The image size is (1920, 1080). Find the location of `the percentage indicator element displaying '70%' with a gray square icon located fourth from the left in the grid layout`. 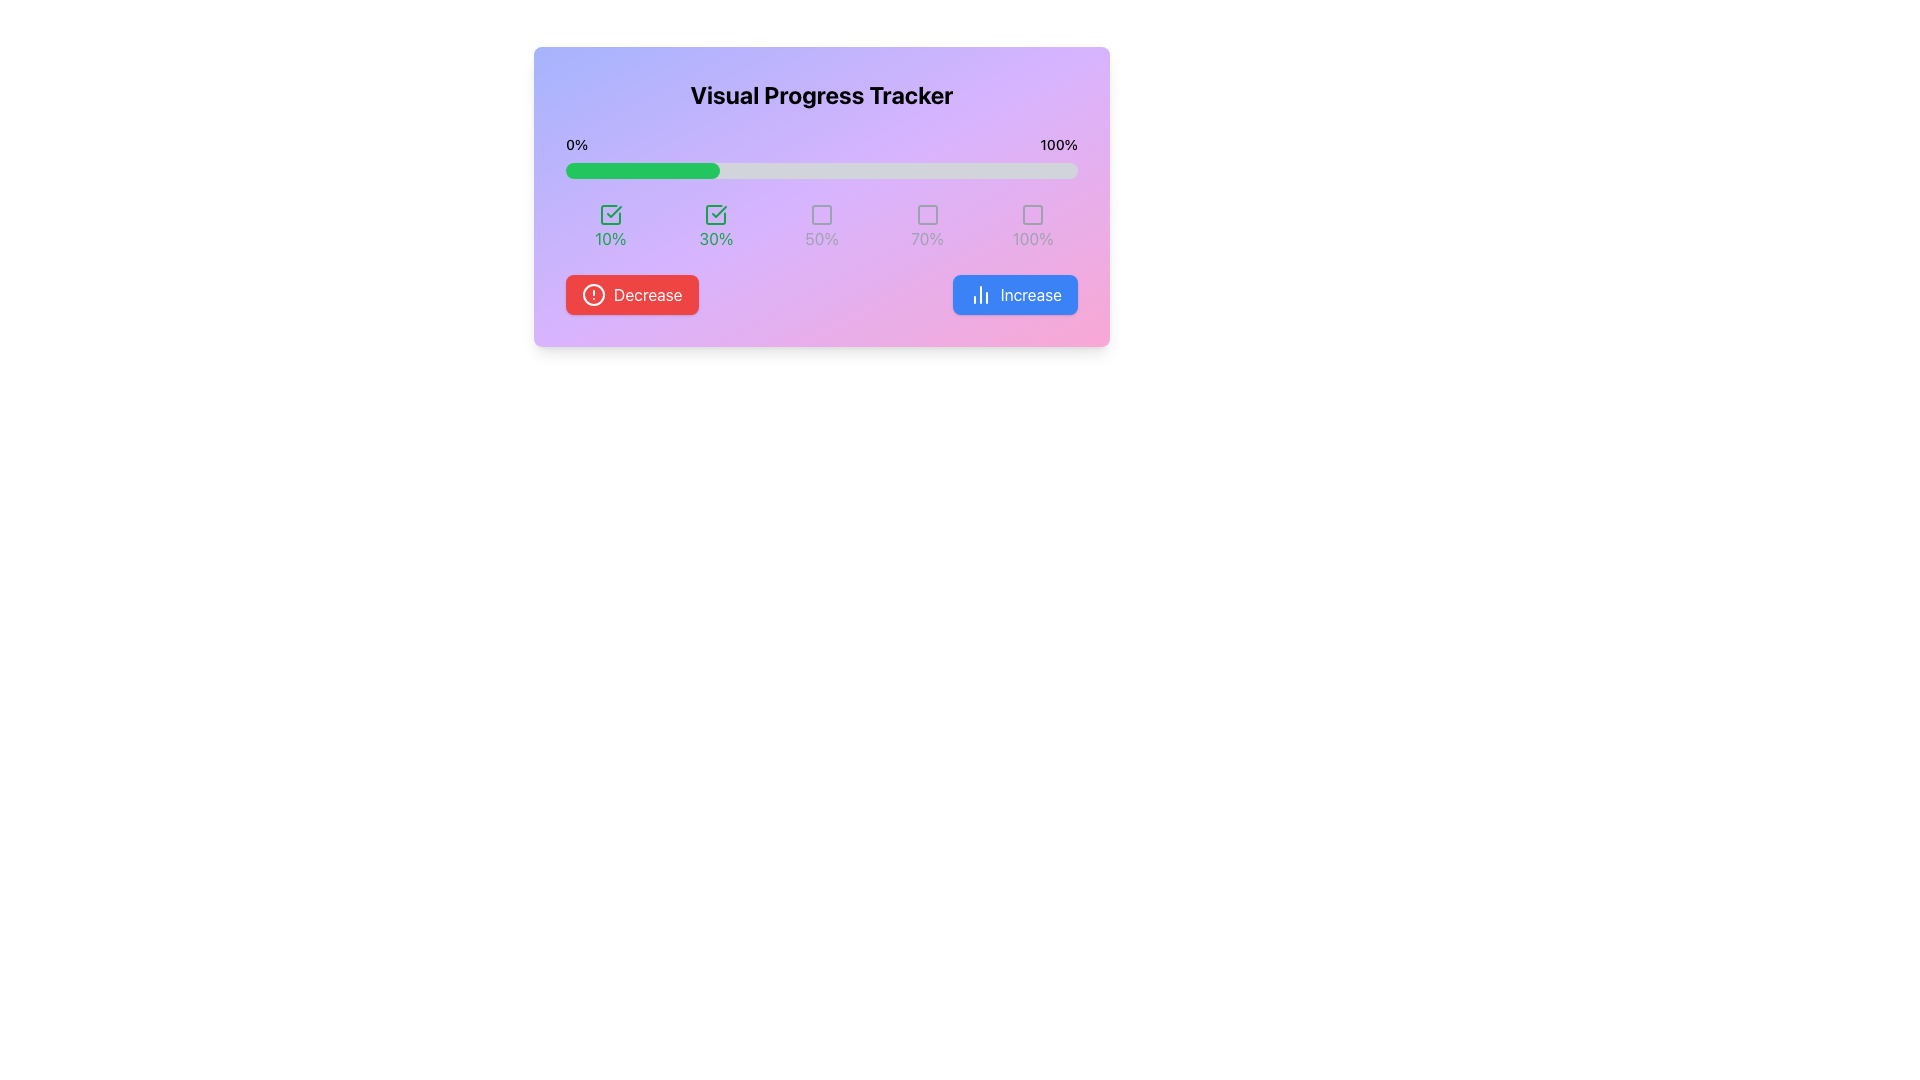

the percentage indicator element displaying '70%' with a gray square icon located fourth from the left in the grid layout is located at coordinates (926, 226).